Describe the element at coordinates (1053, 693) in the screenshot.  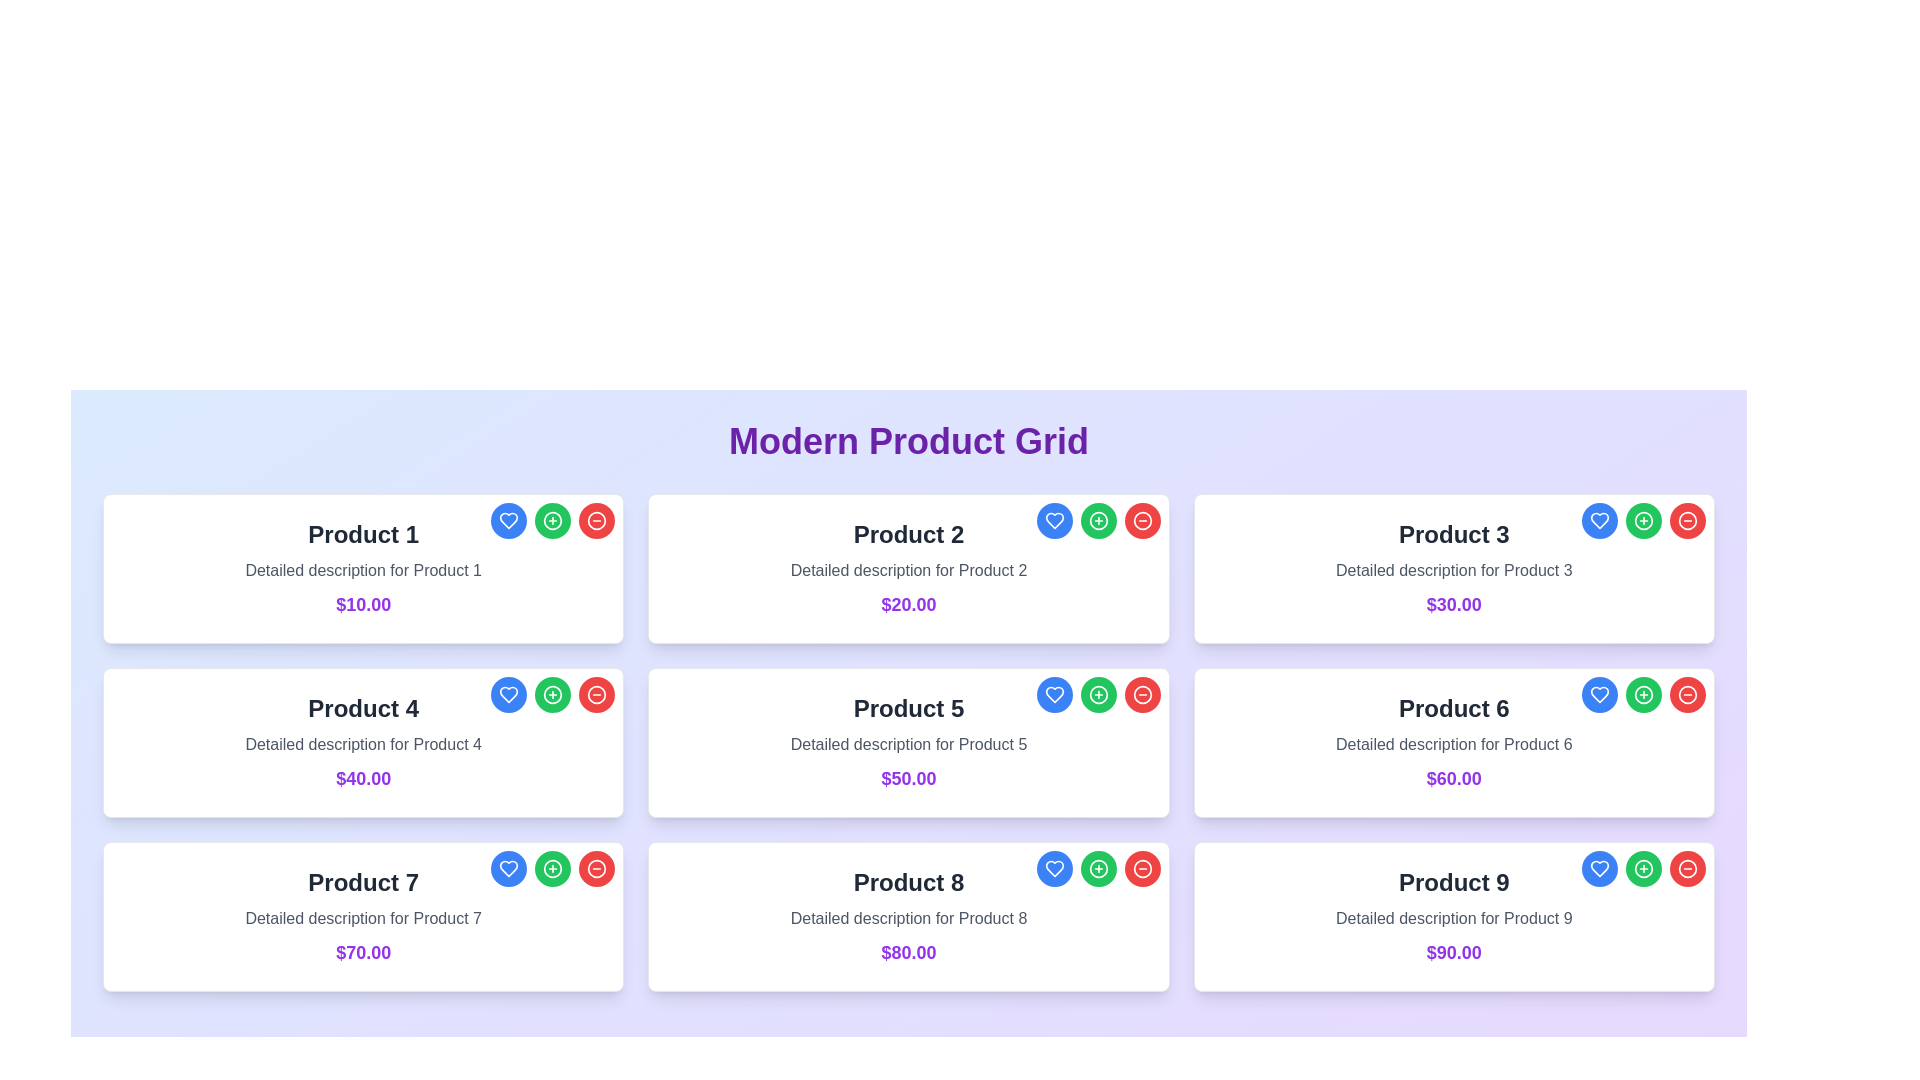
I see `the heart-shaped outline icon with a blue background located at the top right of the 'Product 5' card` at that location.